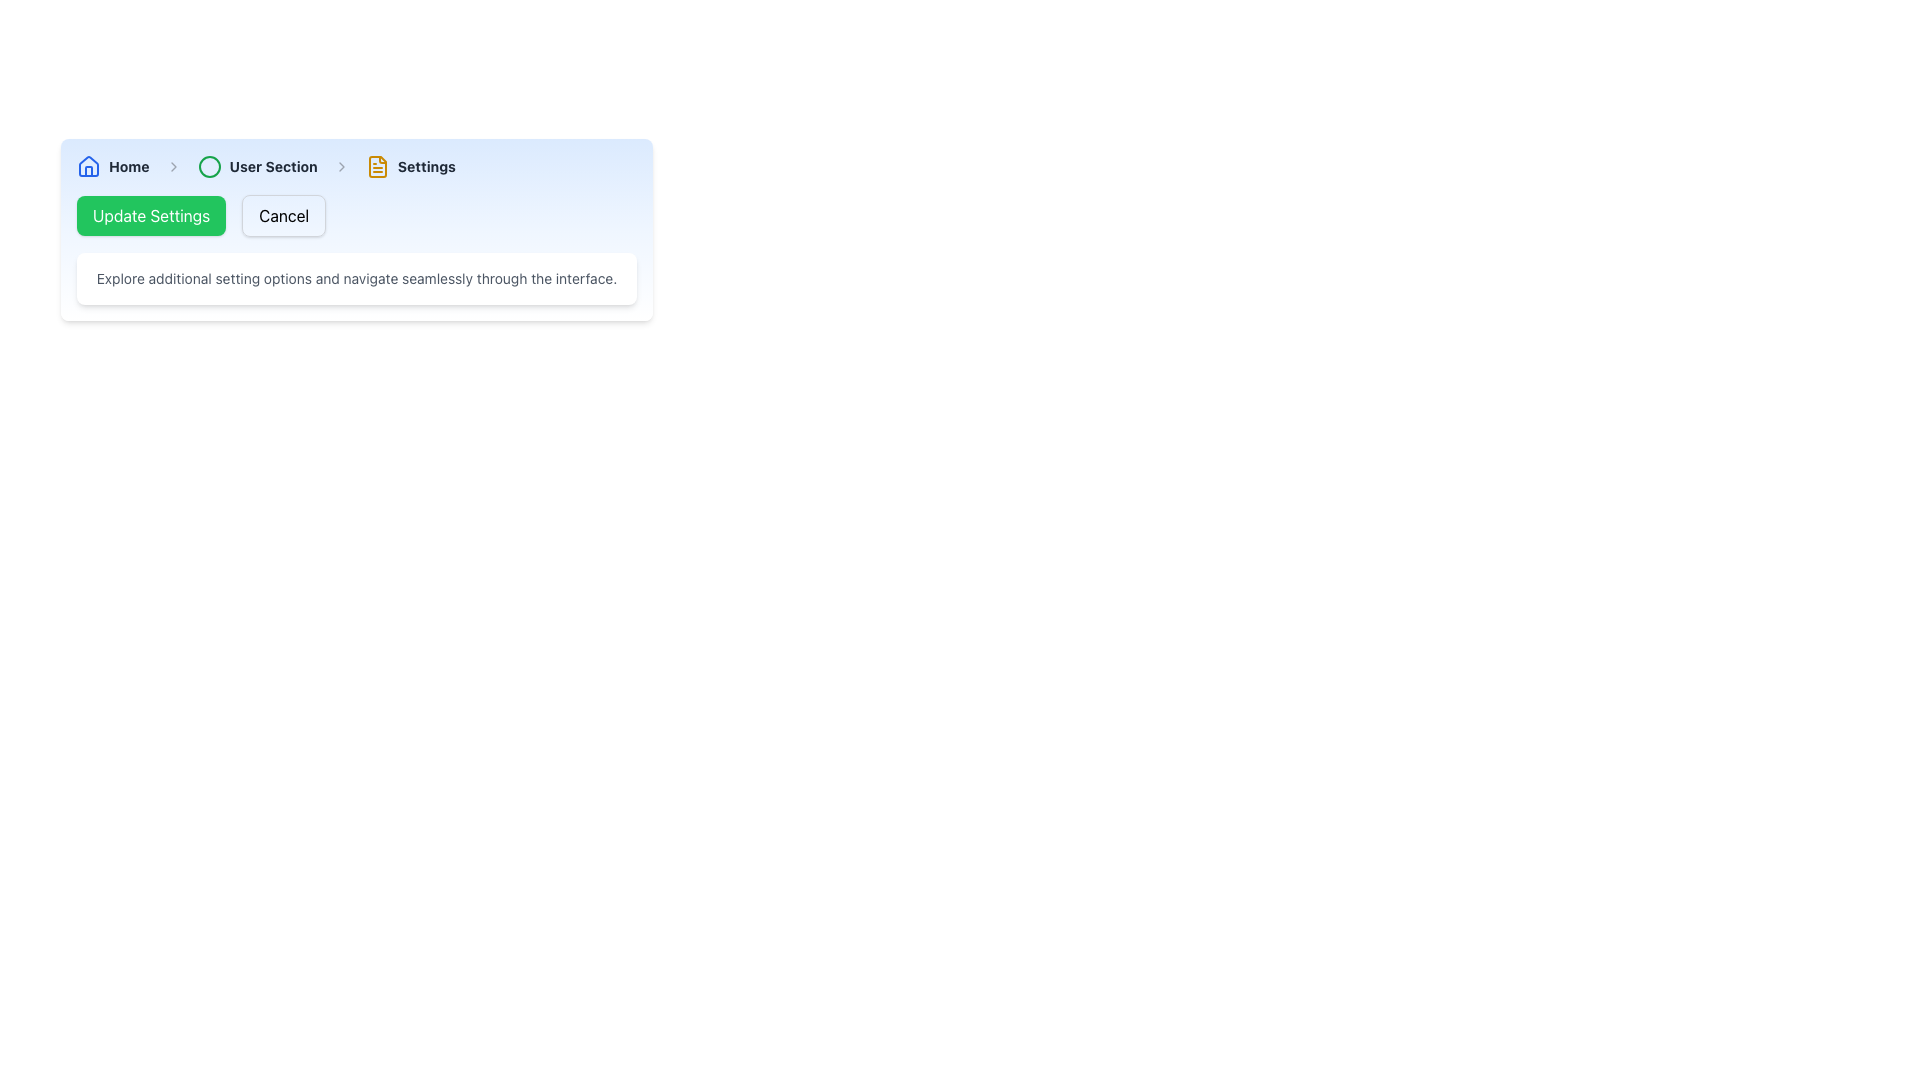 This screenshot has width=1920, height=1080. Describe the element at coordinates (272, 165) in the screenshot. I see `the static text element displaying 'User Section' in the breadcrumb navigation, which is styled in bold dark gray and positioned between a green circular icon and an arrow separator` at that location.